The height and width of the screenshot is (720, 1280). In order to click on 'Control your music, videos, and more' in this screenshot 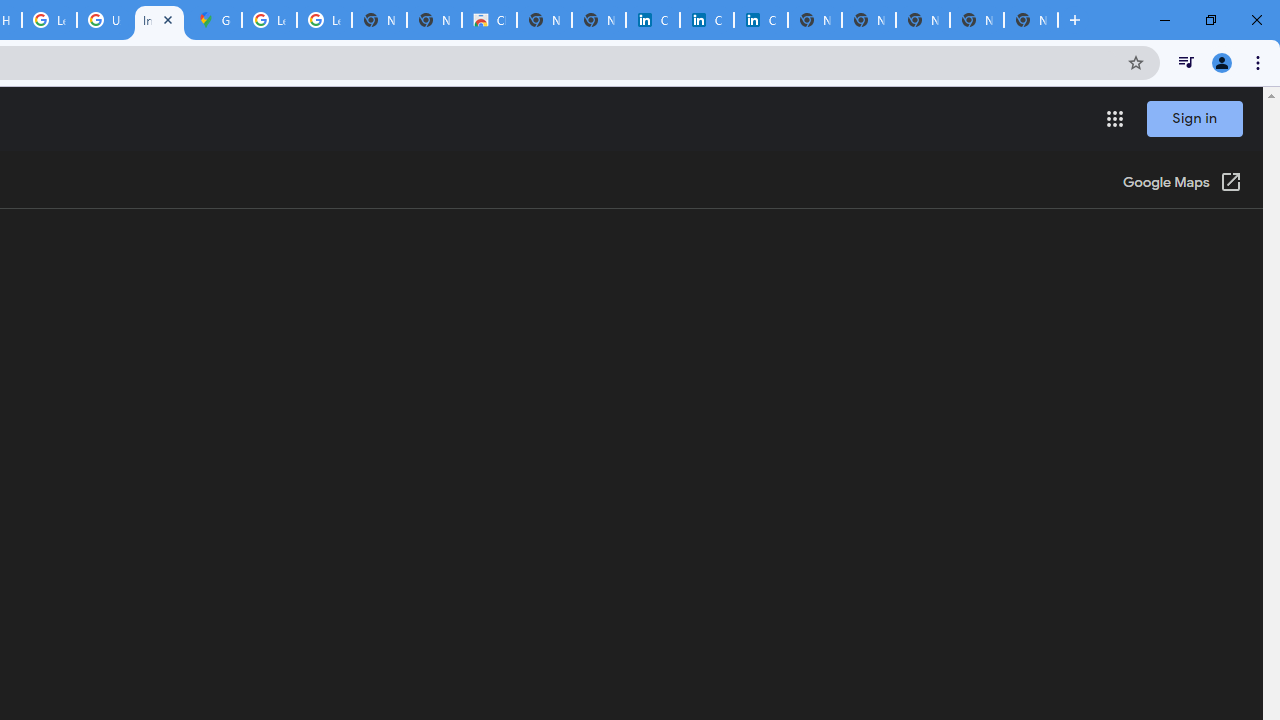, I will do `click(1185, 61)`.